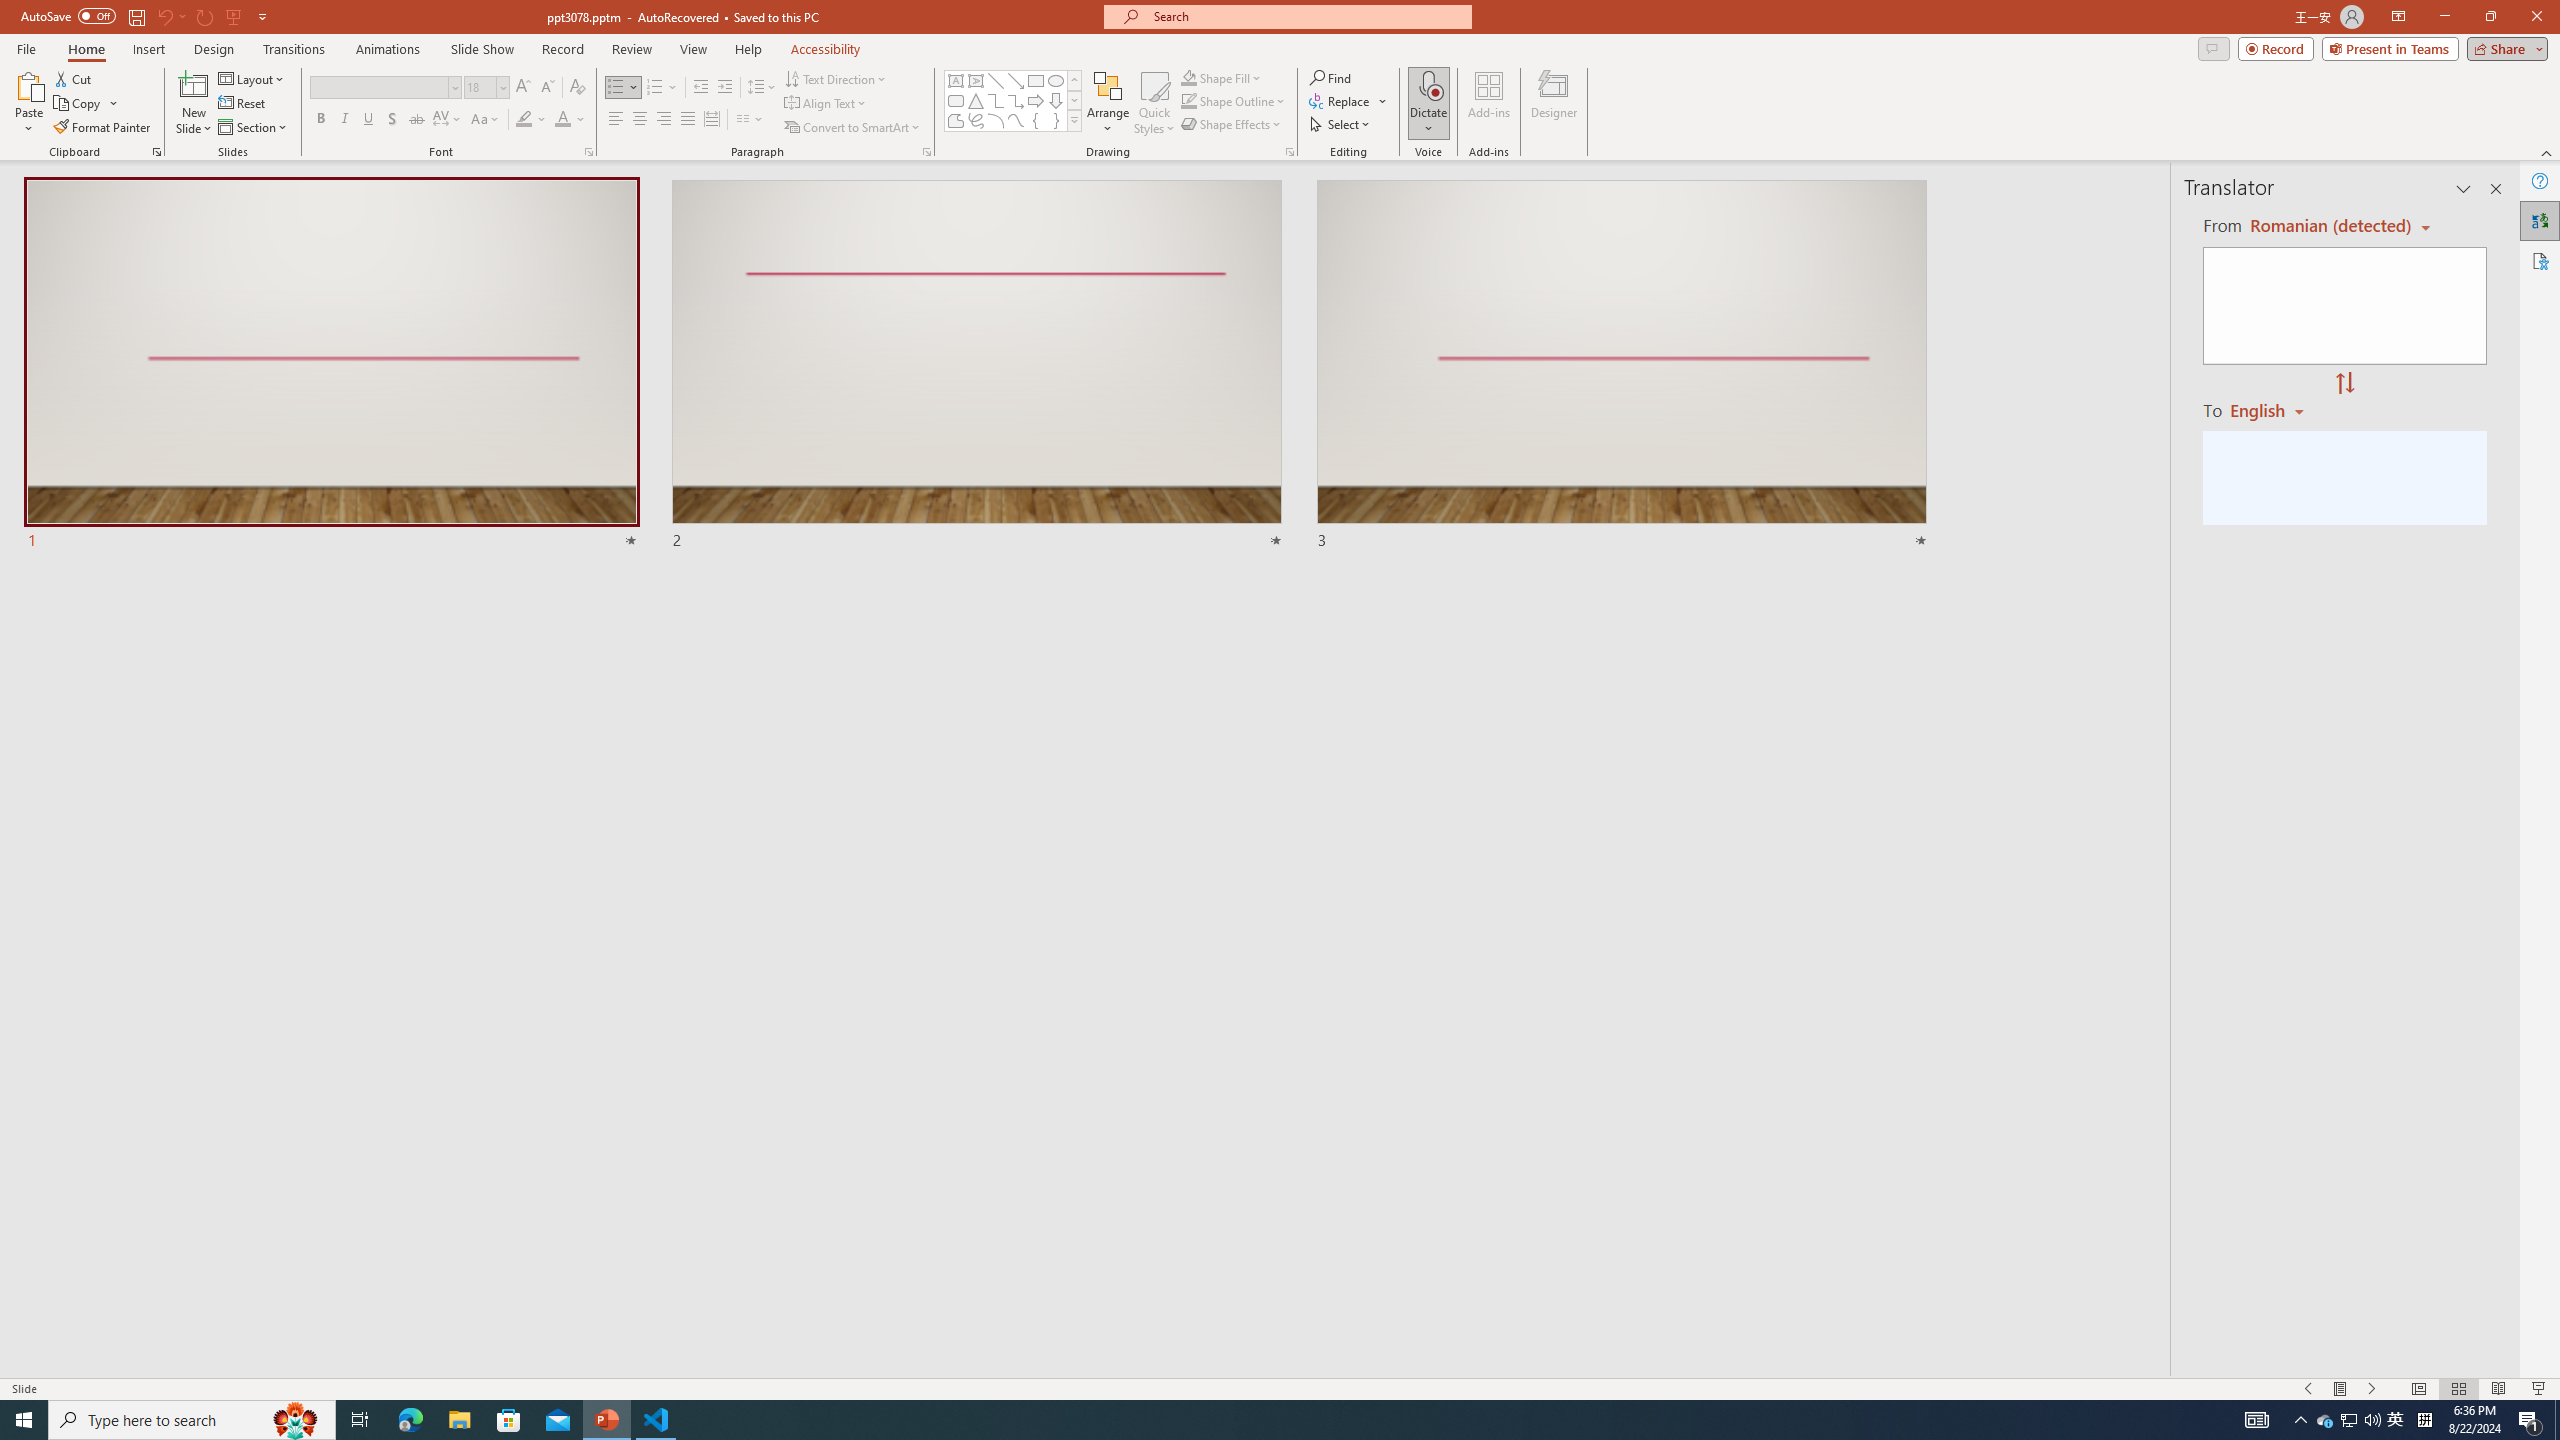  What do you see at coordinates (2340, 1389) in the screenshot?
I see `'Menu On'` at bounding box center [2340, 1389].